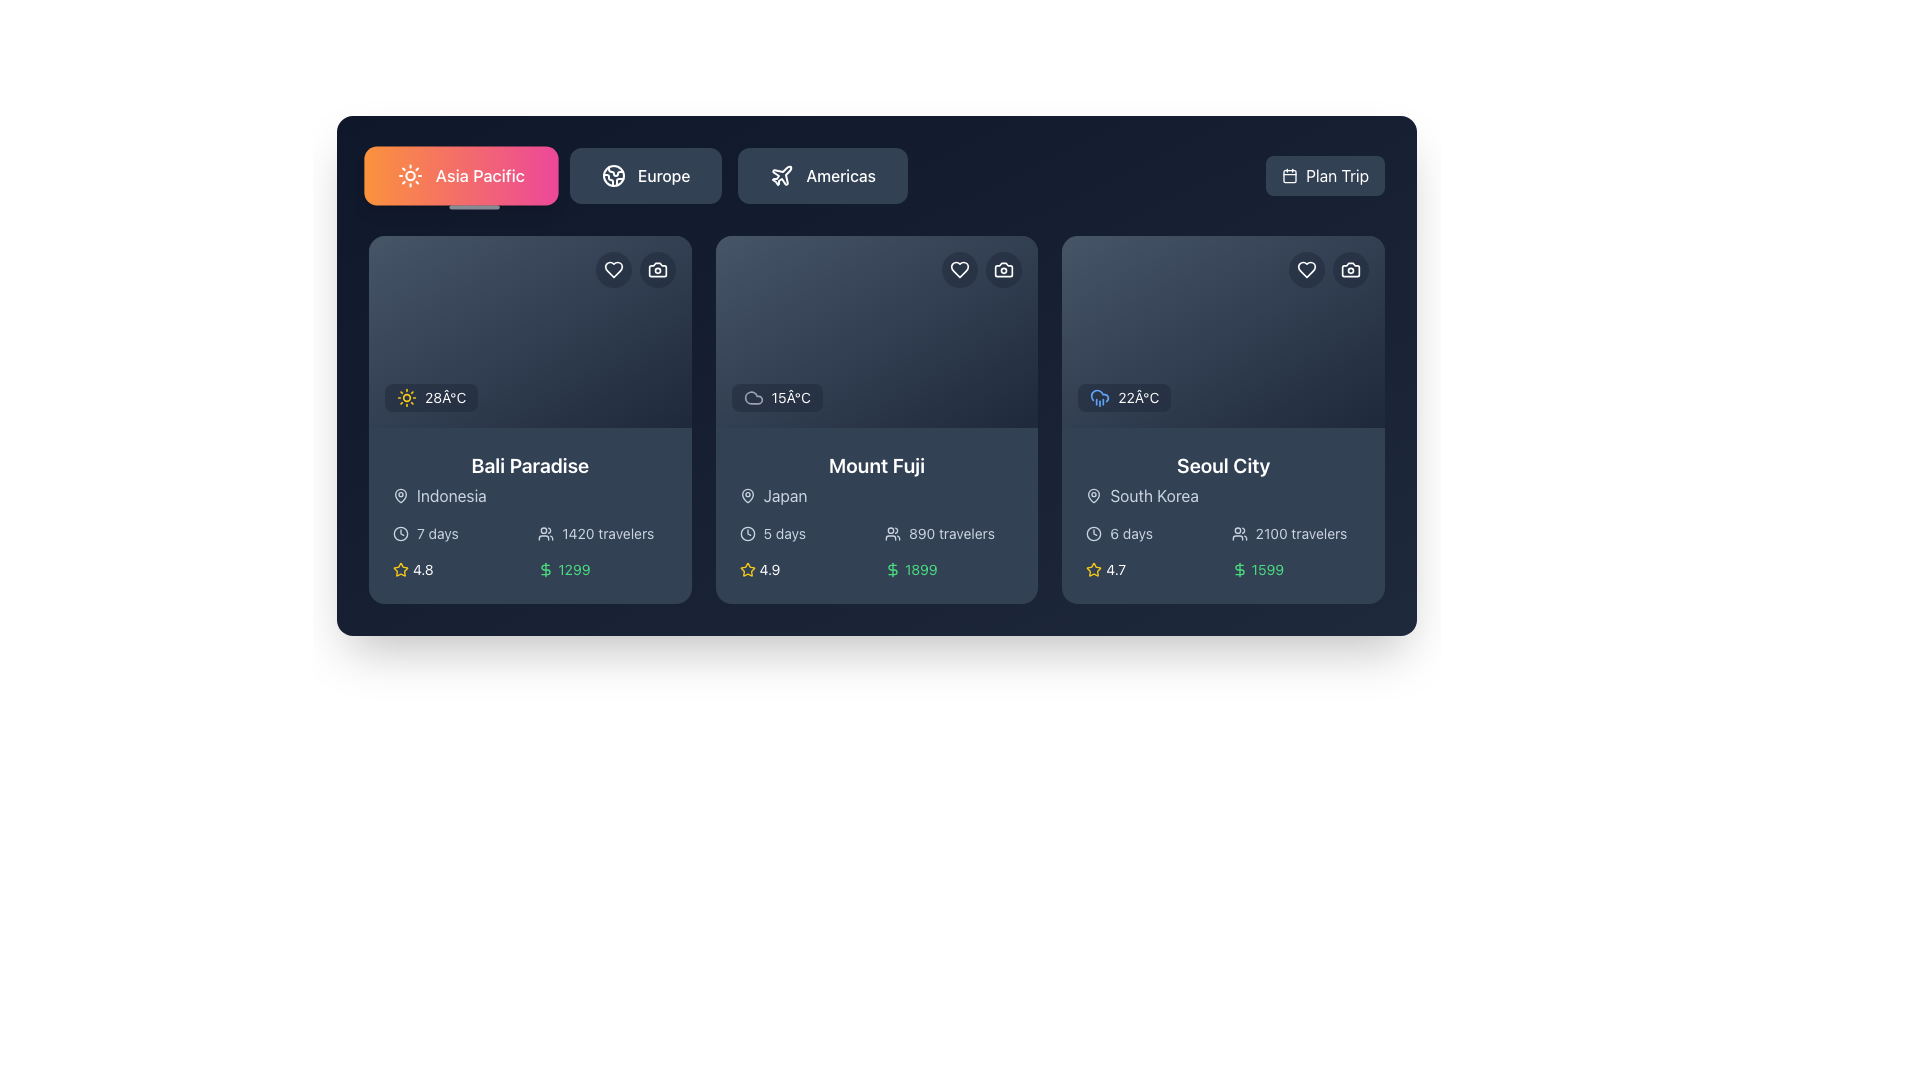  Describe the element at coordinates (473, 207) in the screenshot. I see `the indicator bar that visually highlights the currently selected 'Asia Pacific' button, positioned directly below it` at that location.